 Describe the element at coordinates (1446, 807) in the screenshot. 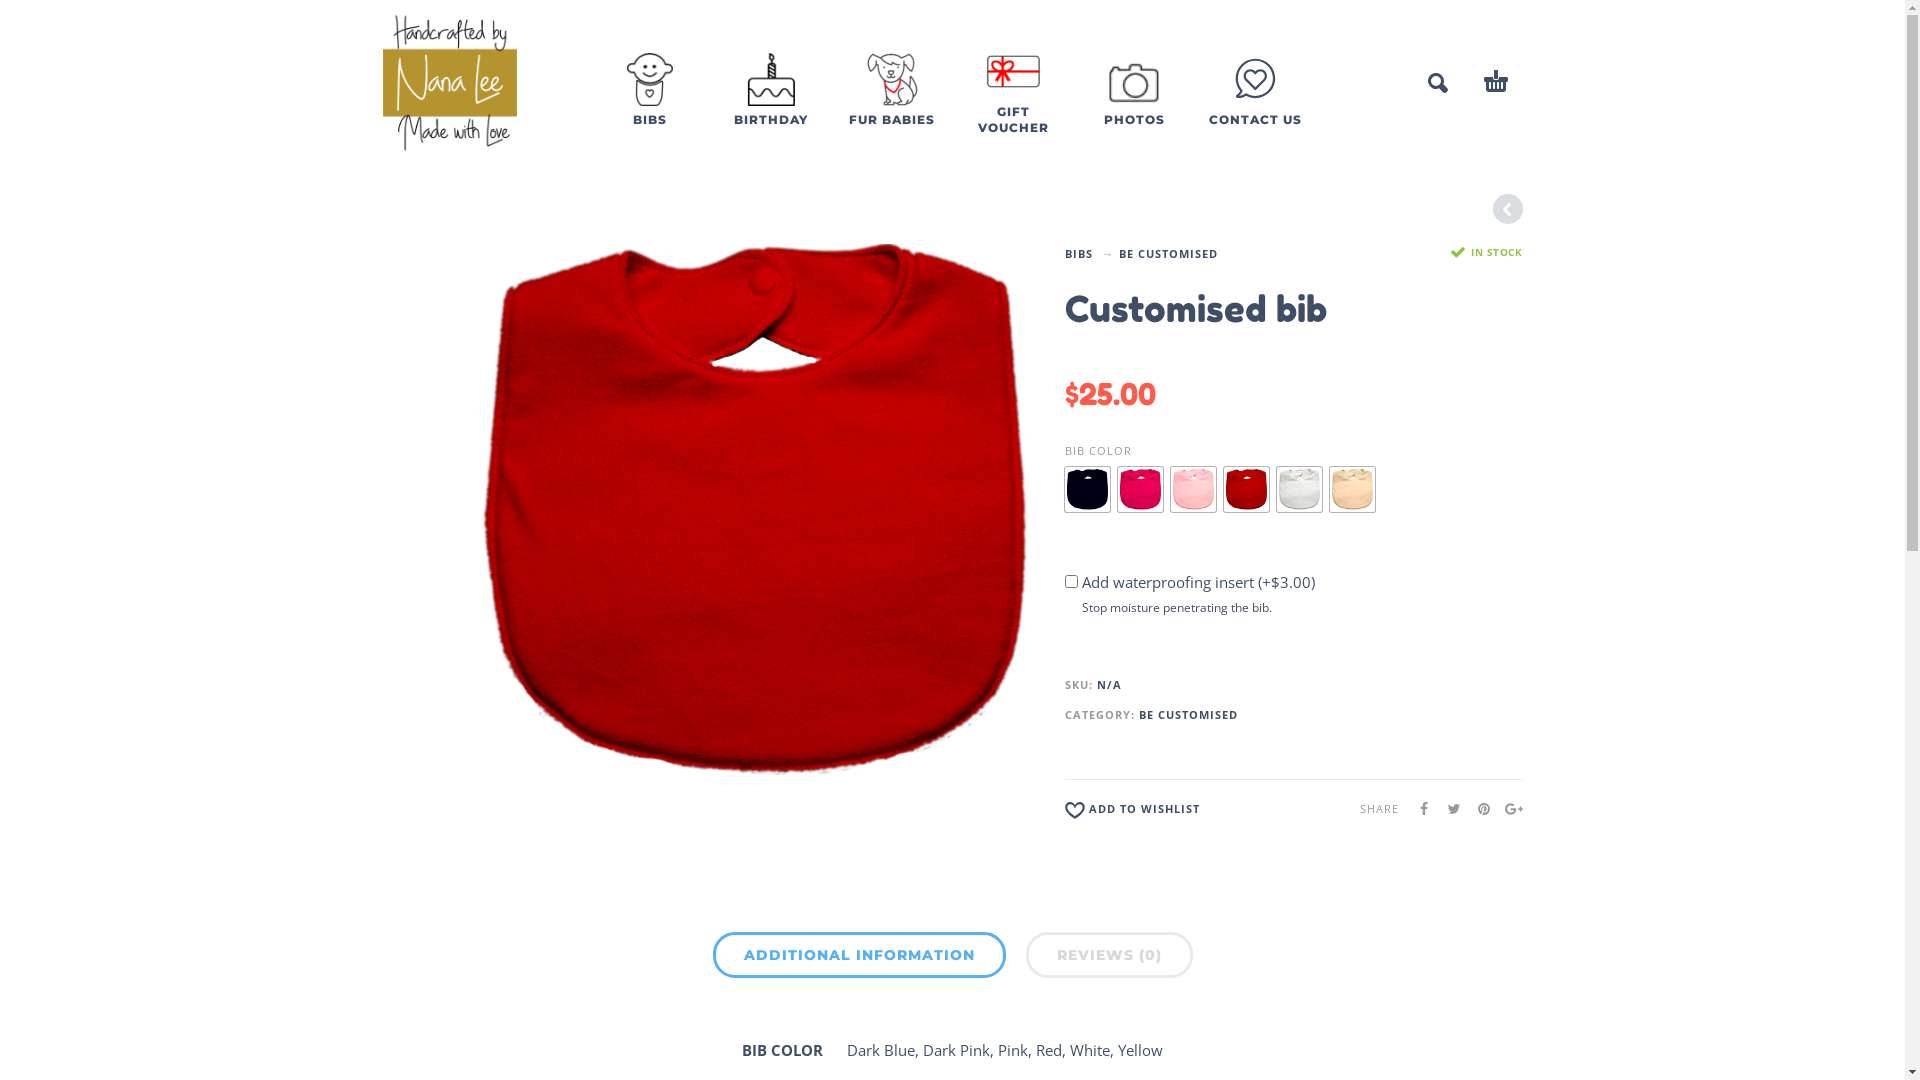

I see `'Share on Twitter'` at that location.